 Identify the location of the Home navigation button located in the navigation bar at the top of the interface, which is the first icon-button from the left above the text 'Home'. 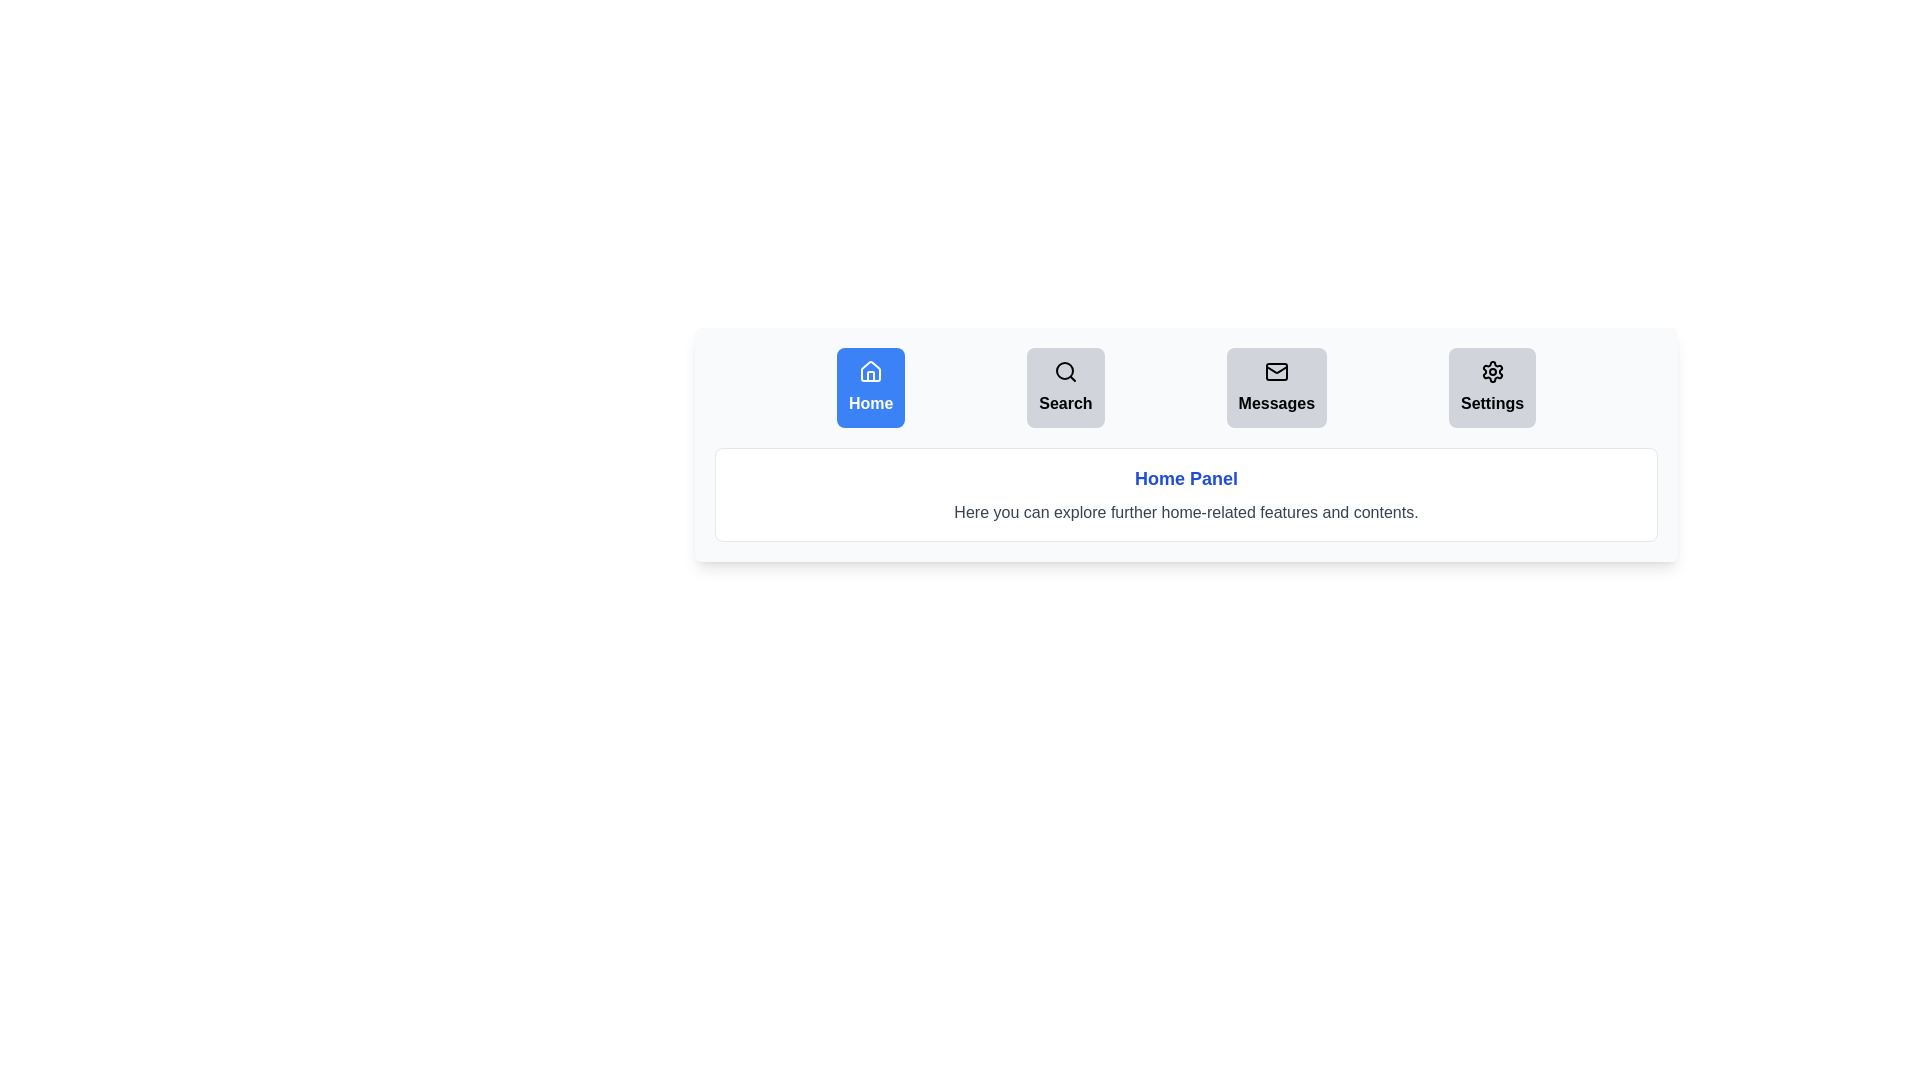
(871, 376).